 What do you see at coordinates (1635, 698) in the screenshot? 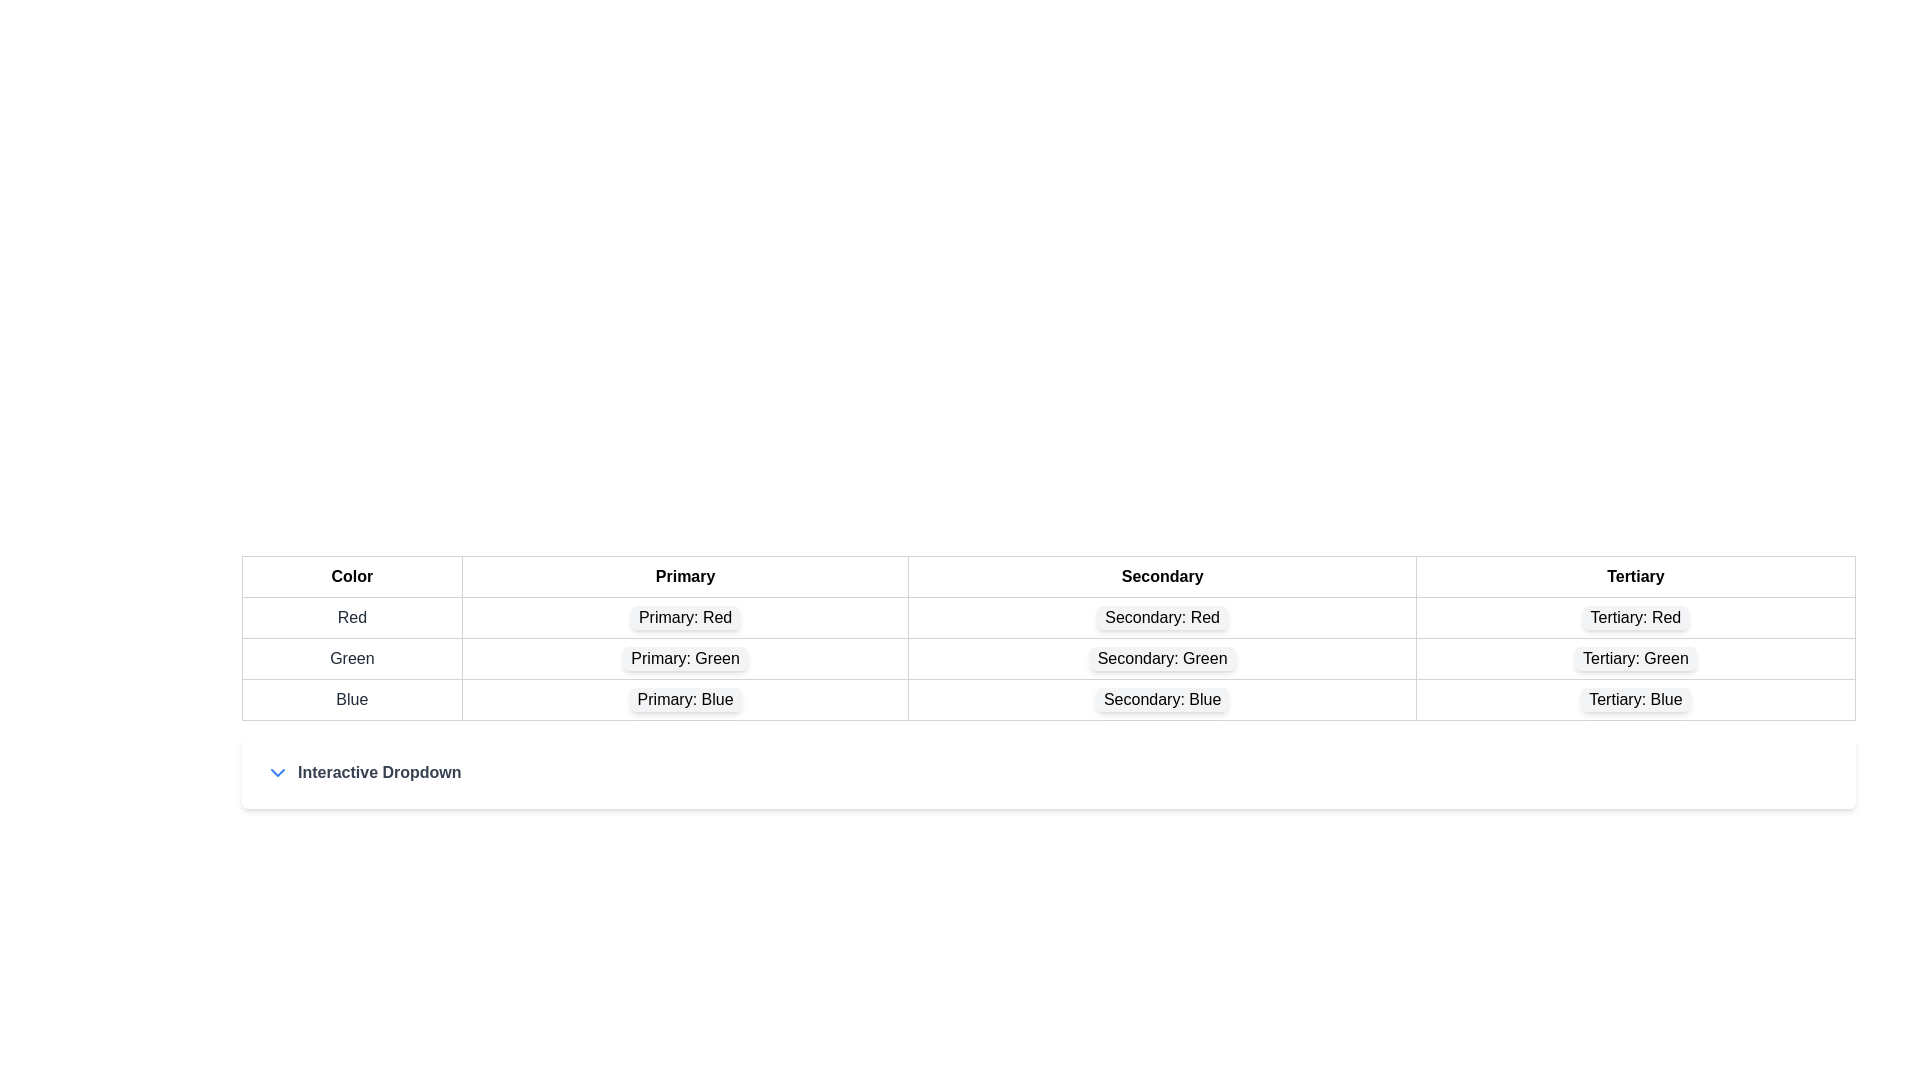
I see `text of the Badge/Label indicating the 'Blue' color category in the third row under the 'Tertiary' column of the table` at bounding box center [1635, 698].